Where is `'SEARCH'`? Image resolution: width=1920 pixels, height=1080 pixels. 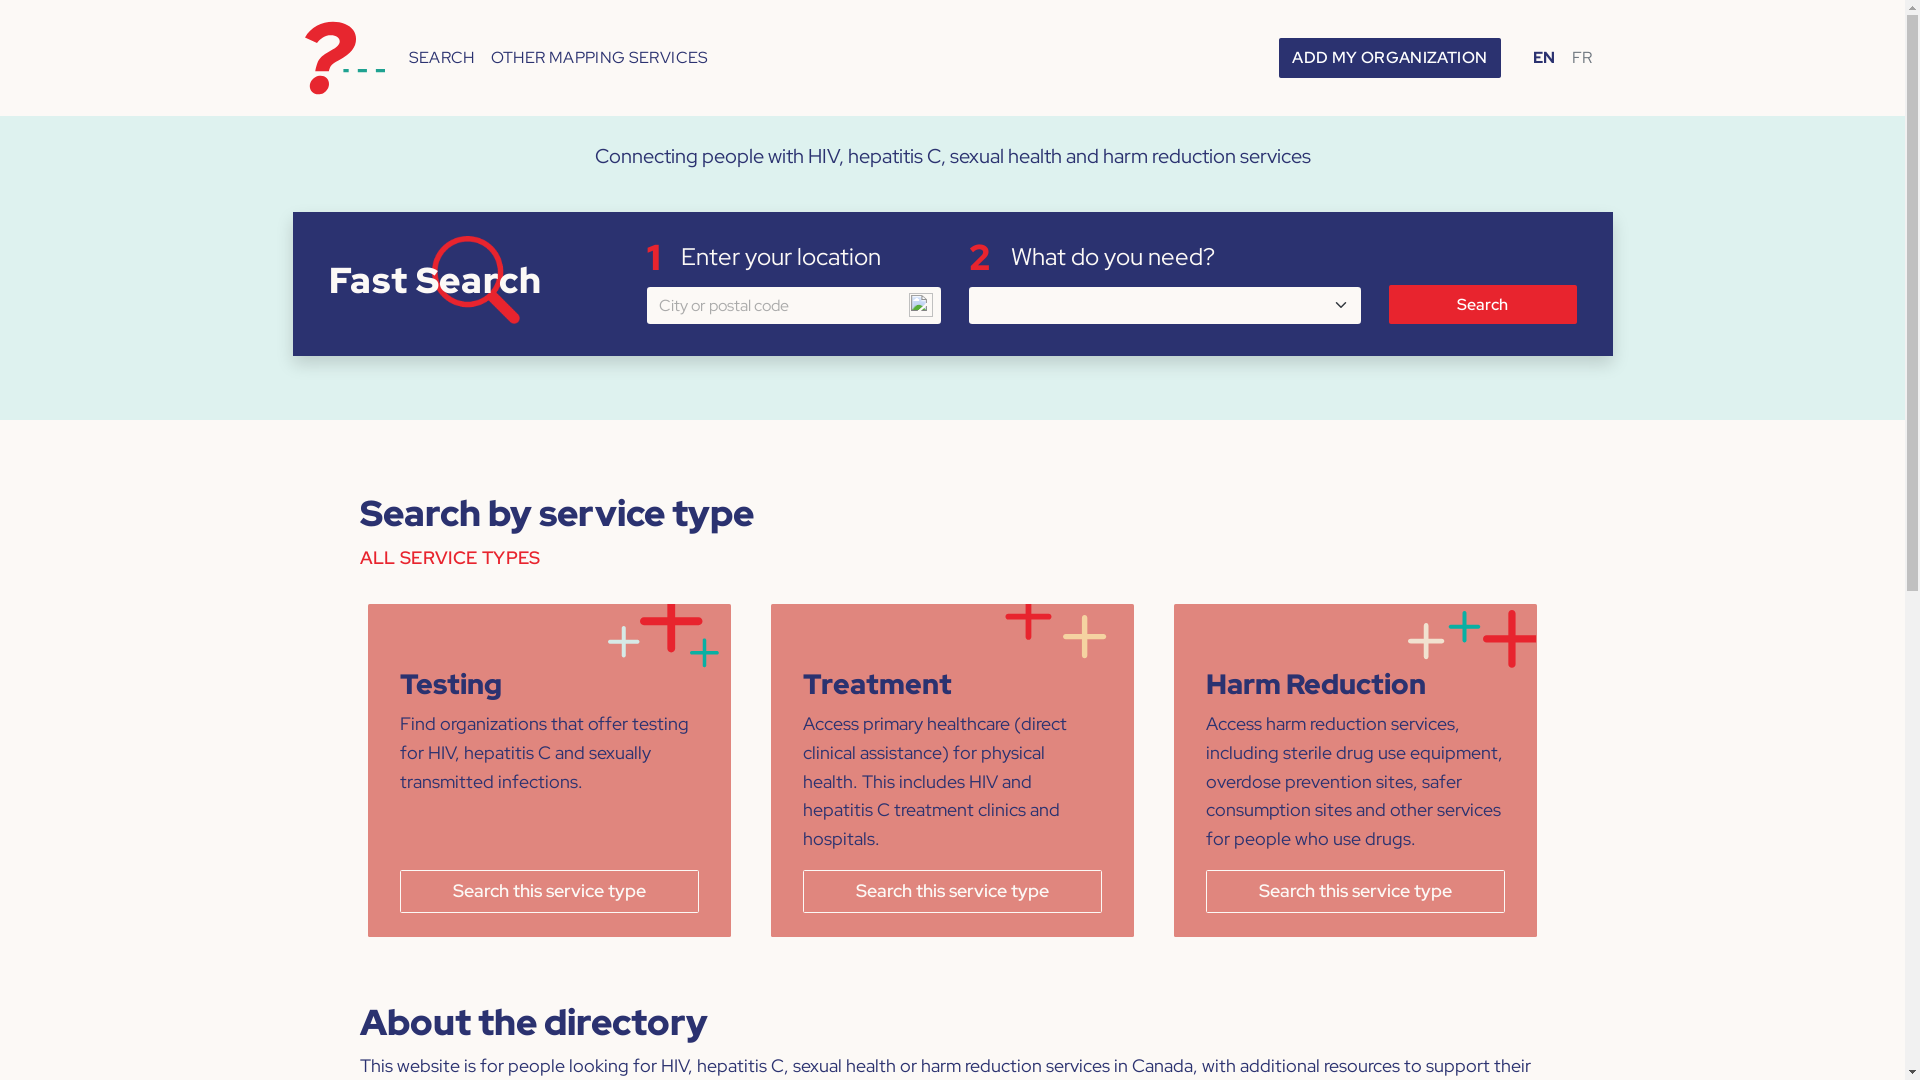 'SEARCH' is located at coordinates (440, 56).